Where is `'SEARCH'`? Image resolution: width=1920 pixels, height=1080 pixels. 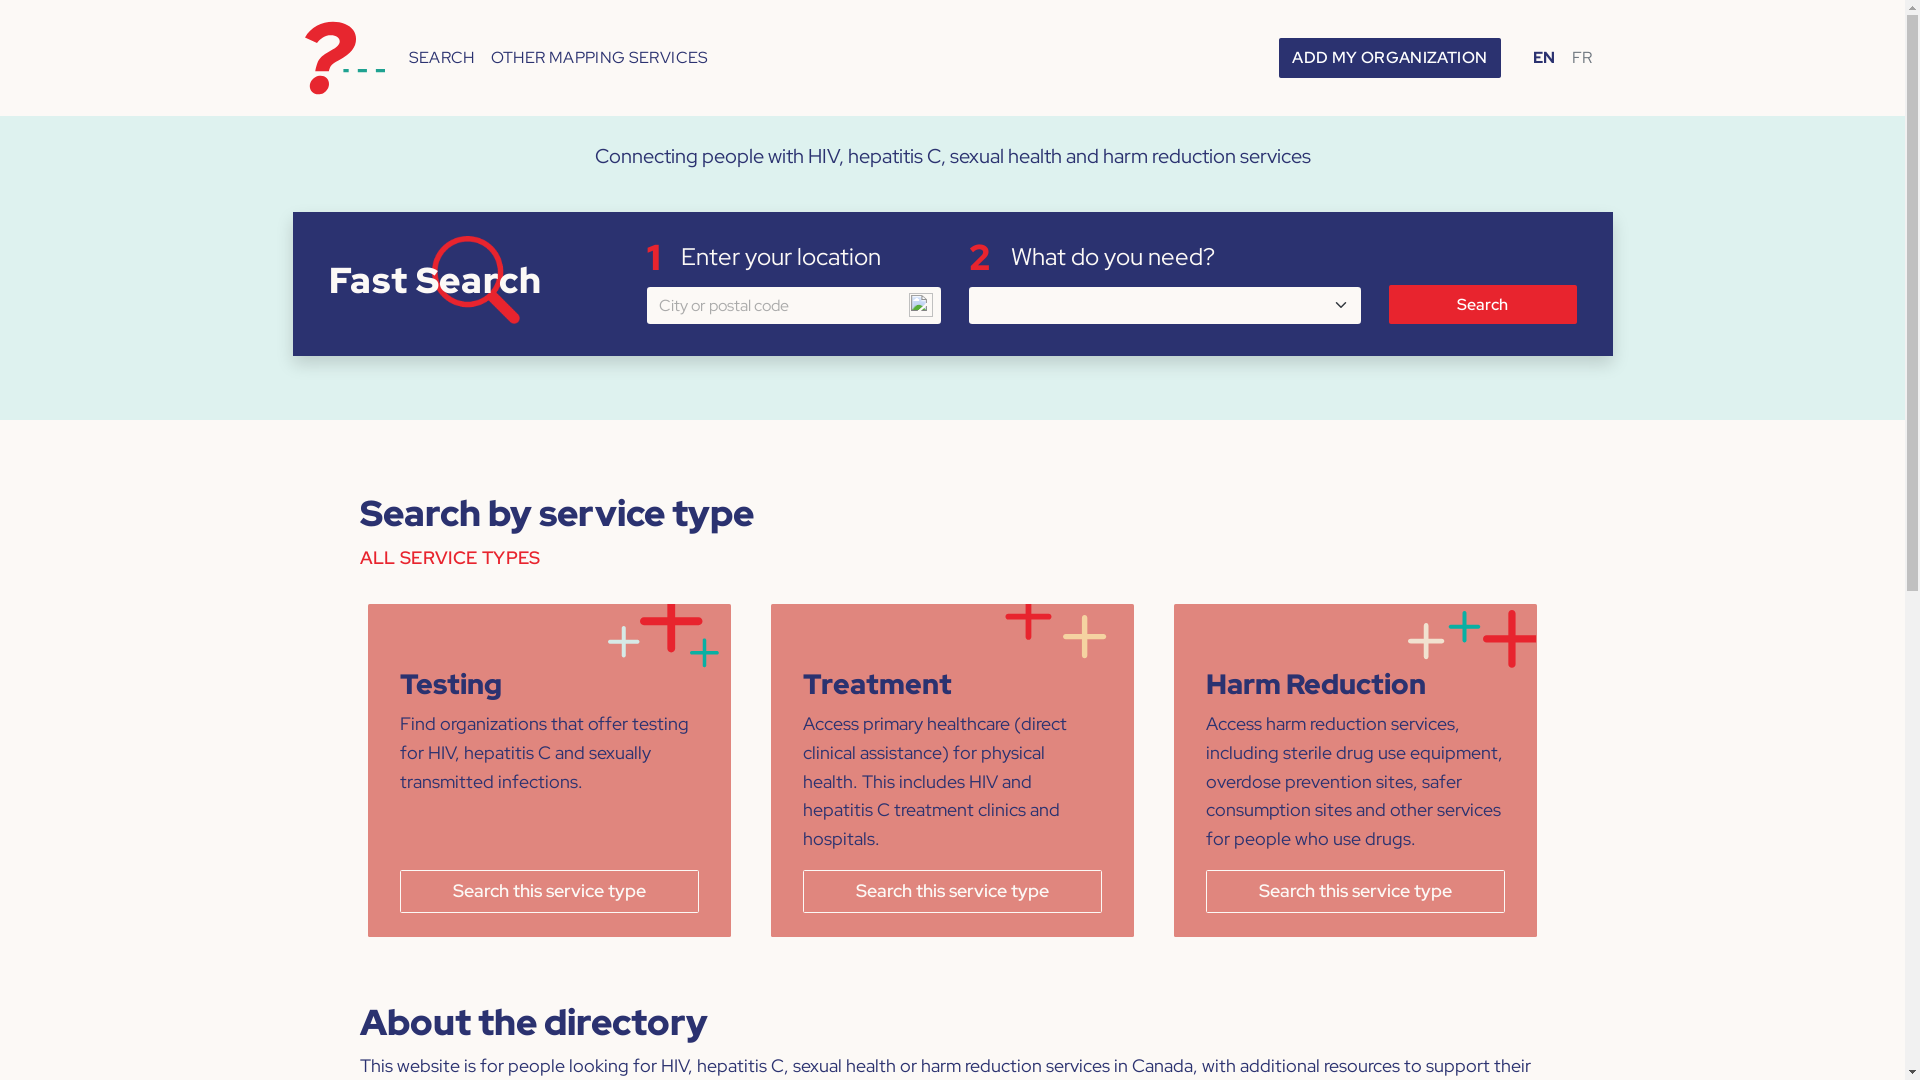 'SEARCH' is located at coordinates (440, 56).